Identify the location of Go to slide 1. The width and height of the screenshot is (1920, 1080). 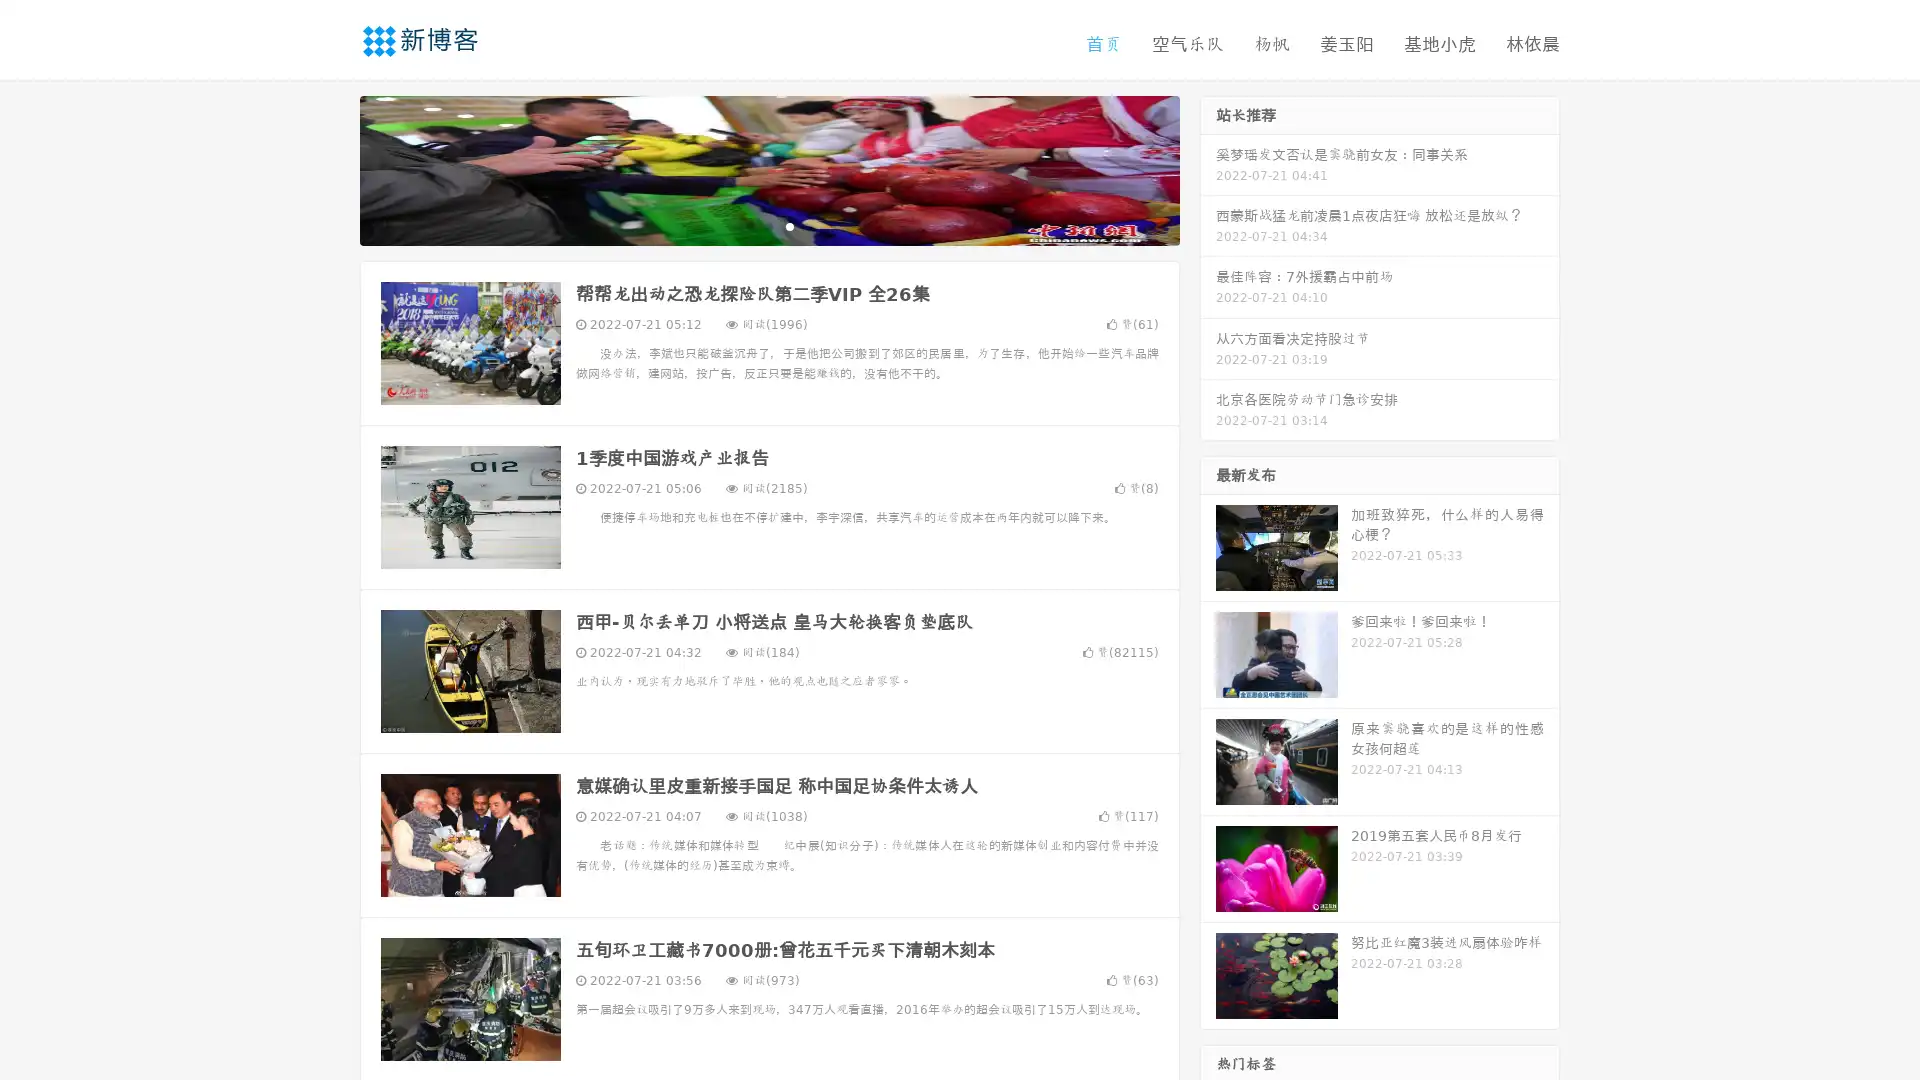
(748, 225).